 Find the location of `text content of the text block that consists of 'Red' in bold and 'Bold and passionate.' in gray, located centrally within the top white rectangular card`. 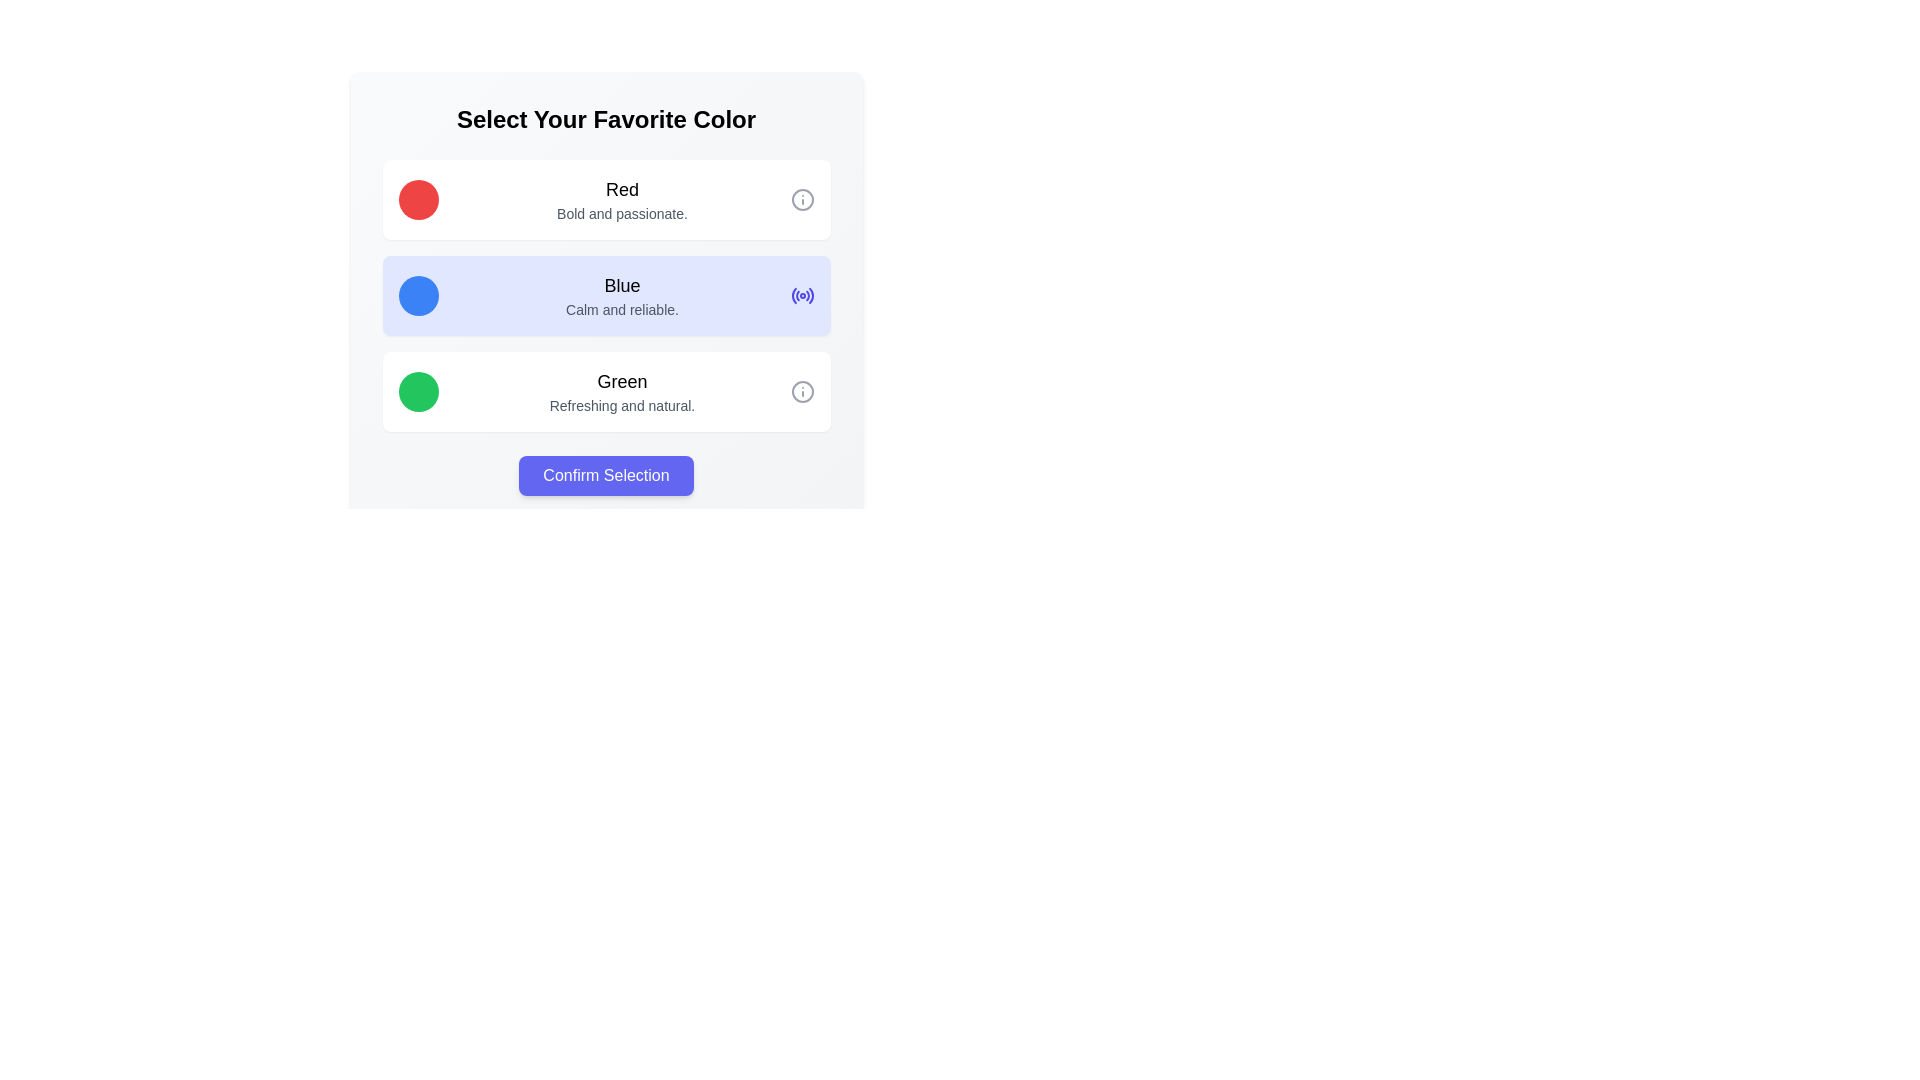

text content of the text block that consists of 'Red' in bold and 'Bold and passionate.' in gray, located centrally within the top white rectangular card is located at coordinates (621, 200).